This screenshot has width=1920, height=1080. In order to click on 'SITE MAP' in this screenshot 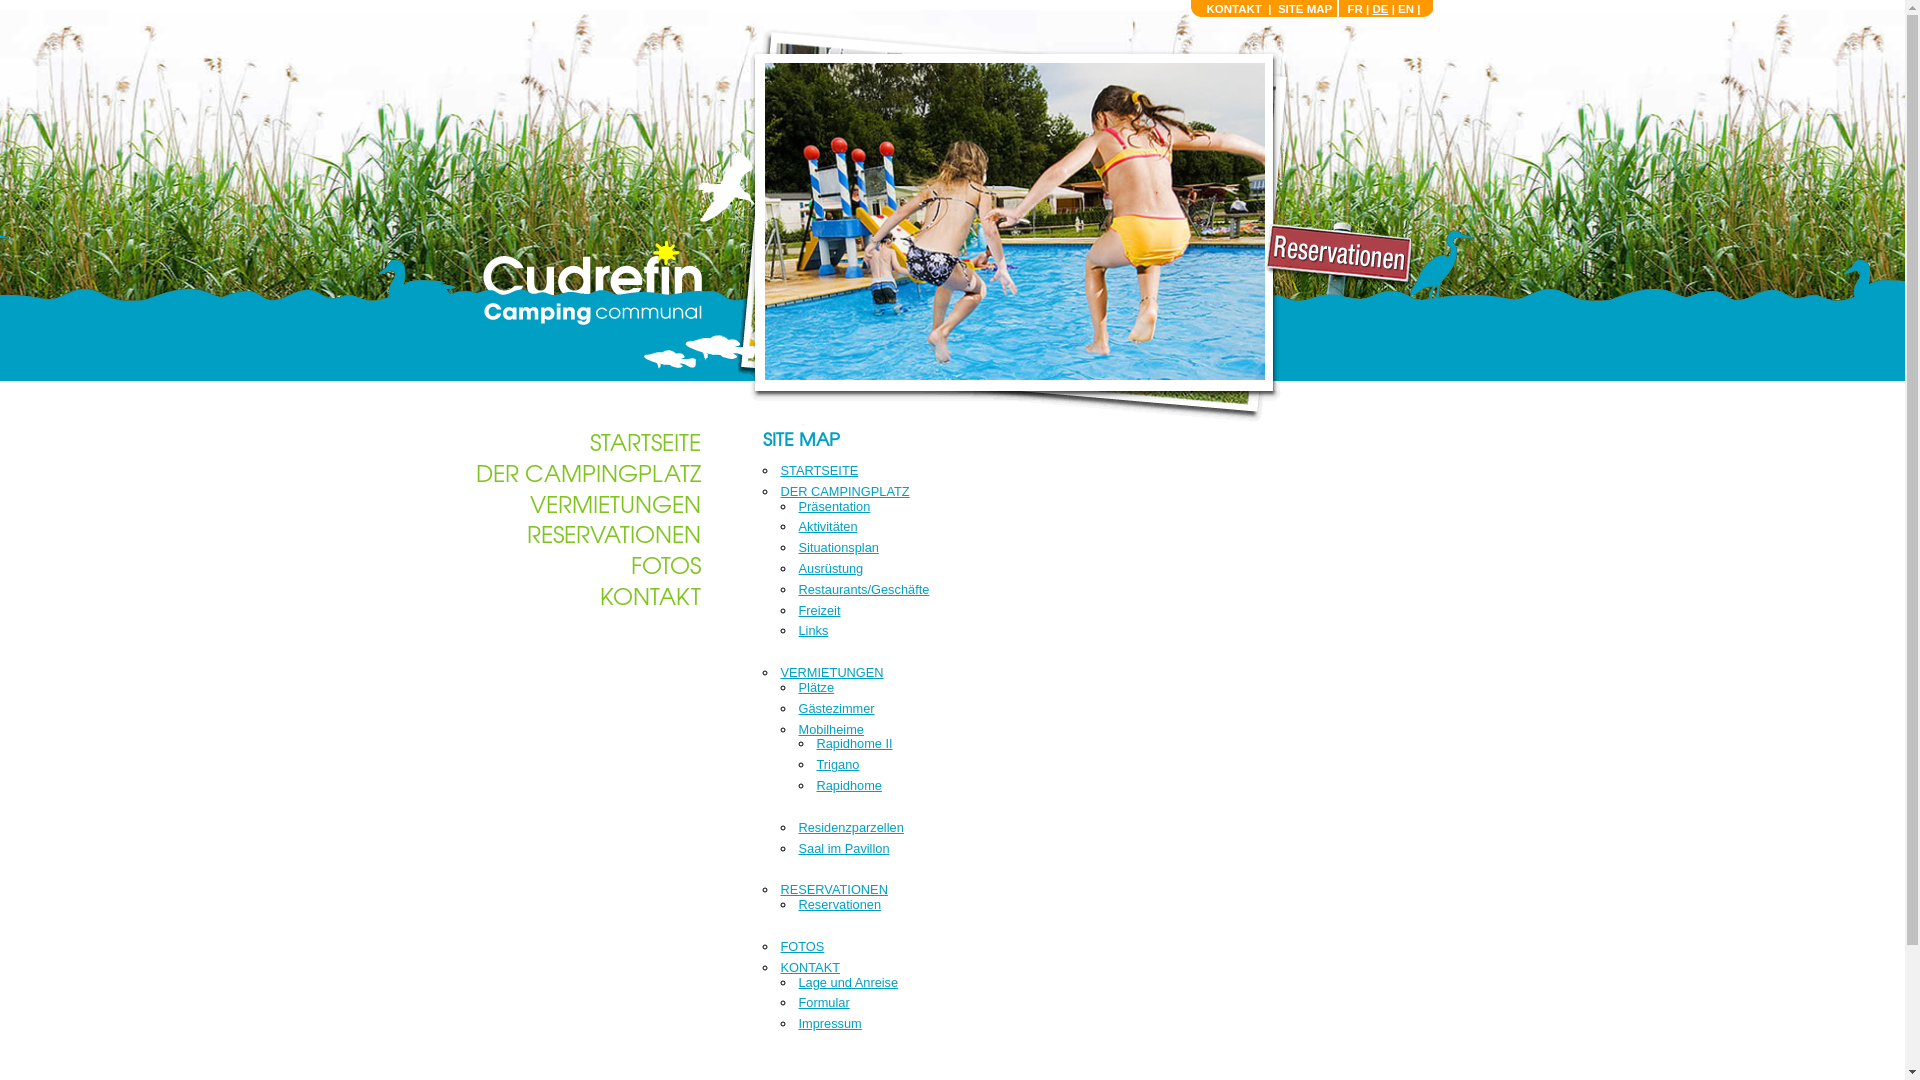, I will do `click(1276, 8)`.